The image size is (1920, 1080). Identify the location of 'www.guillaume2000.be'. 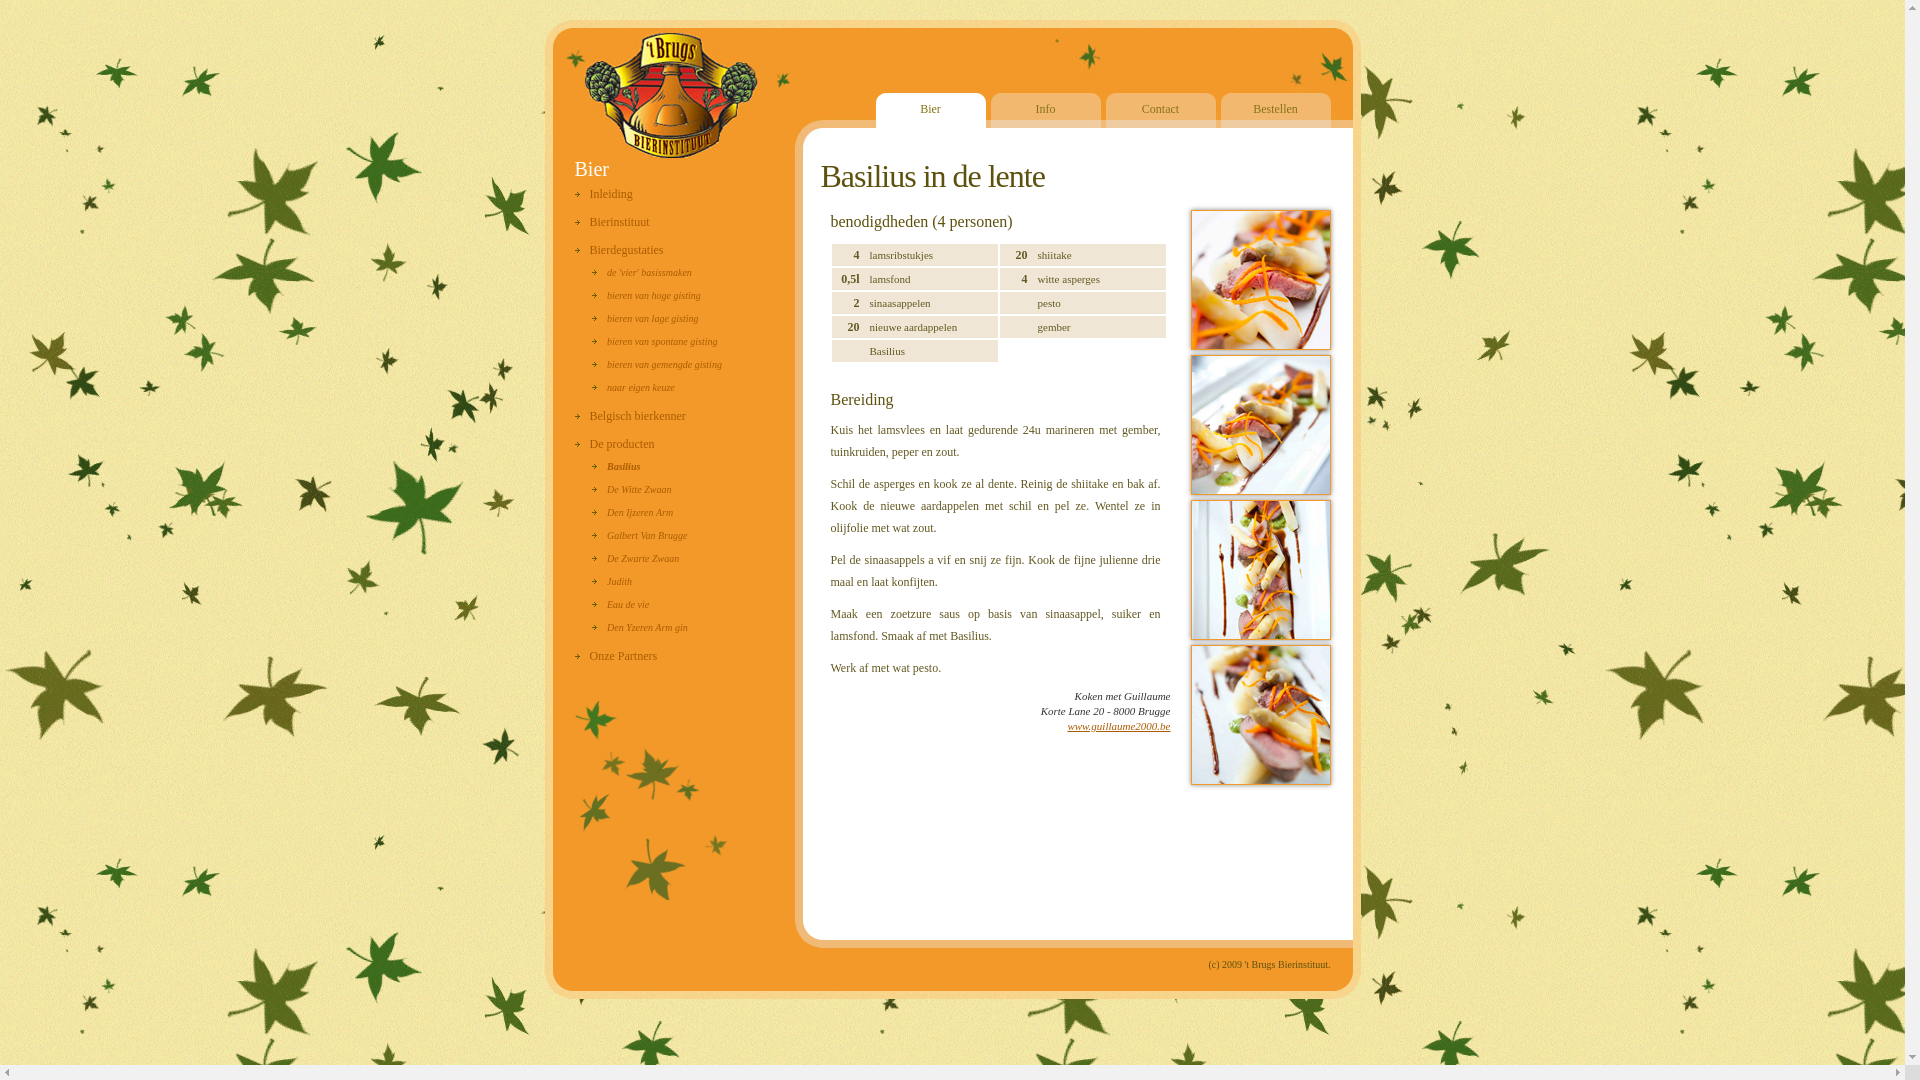
(1117, 725).